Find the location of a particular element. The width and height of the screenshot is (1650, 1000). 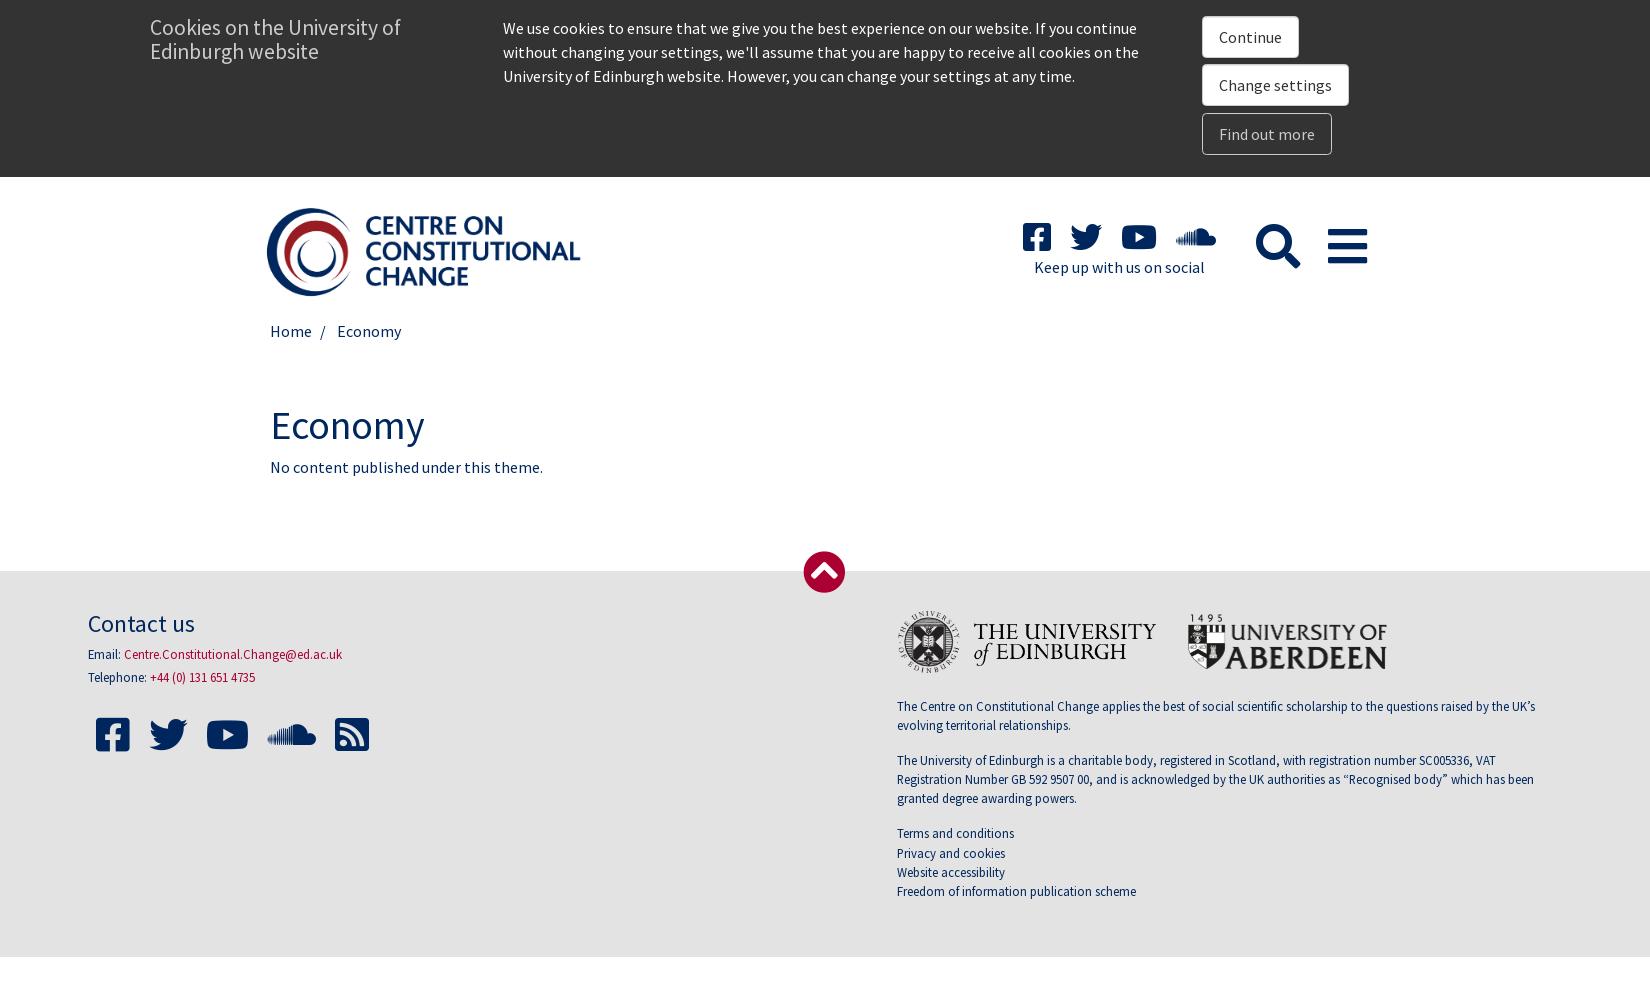

'Find out more' is located at coordinates (1265, 133).